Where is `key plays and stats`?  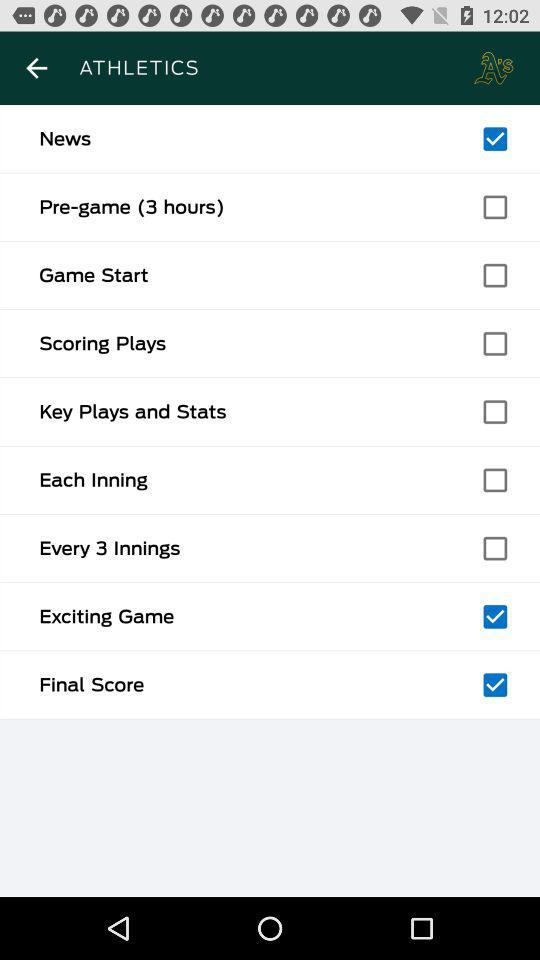 key plays and stats is located at coordinates (494, 411).